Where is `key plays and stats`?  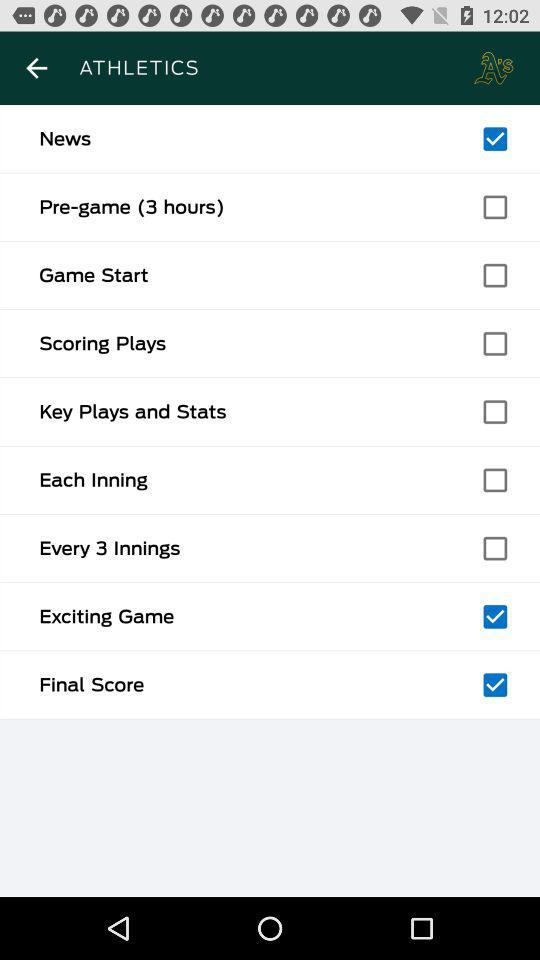 key plays and stats is located at coordinates (494, 411).